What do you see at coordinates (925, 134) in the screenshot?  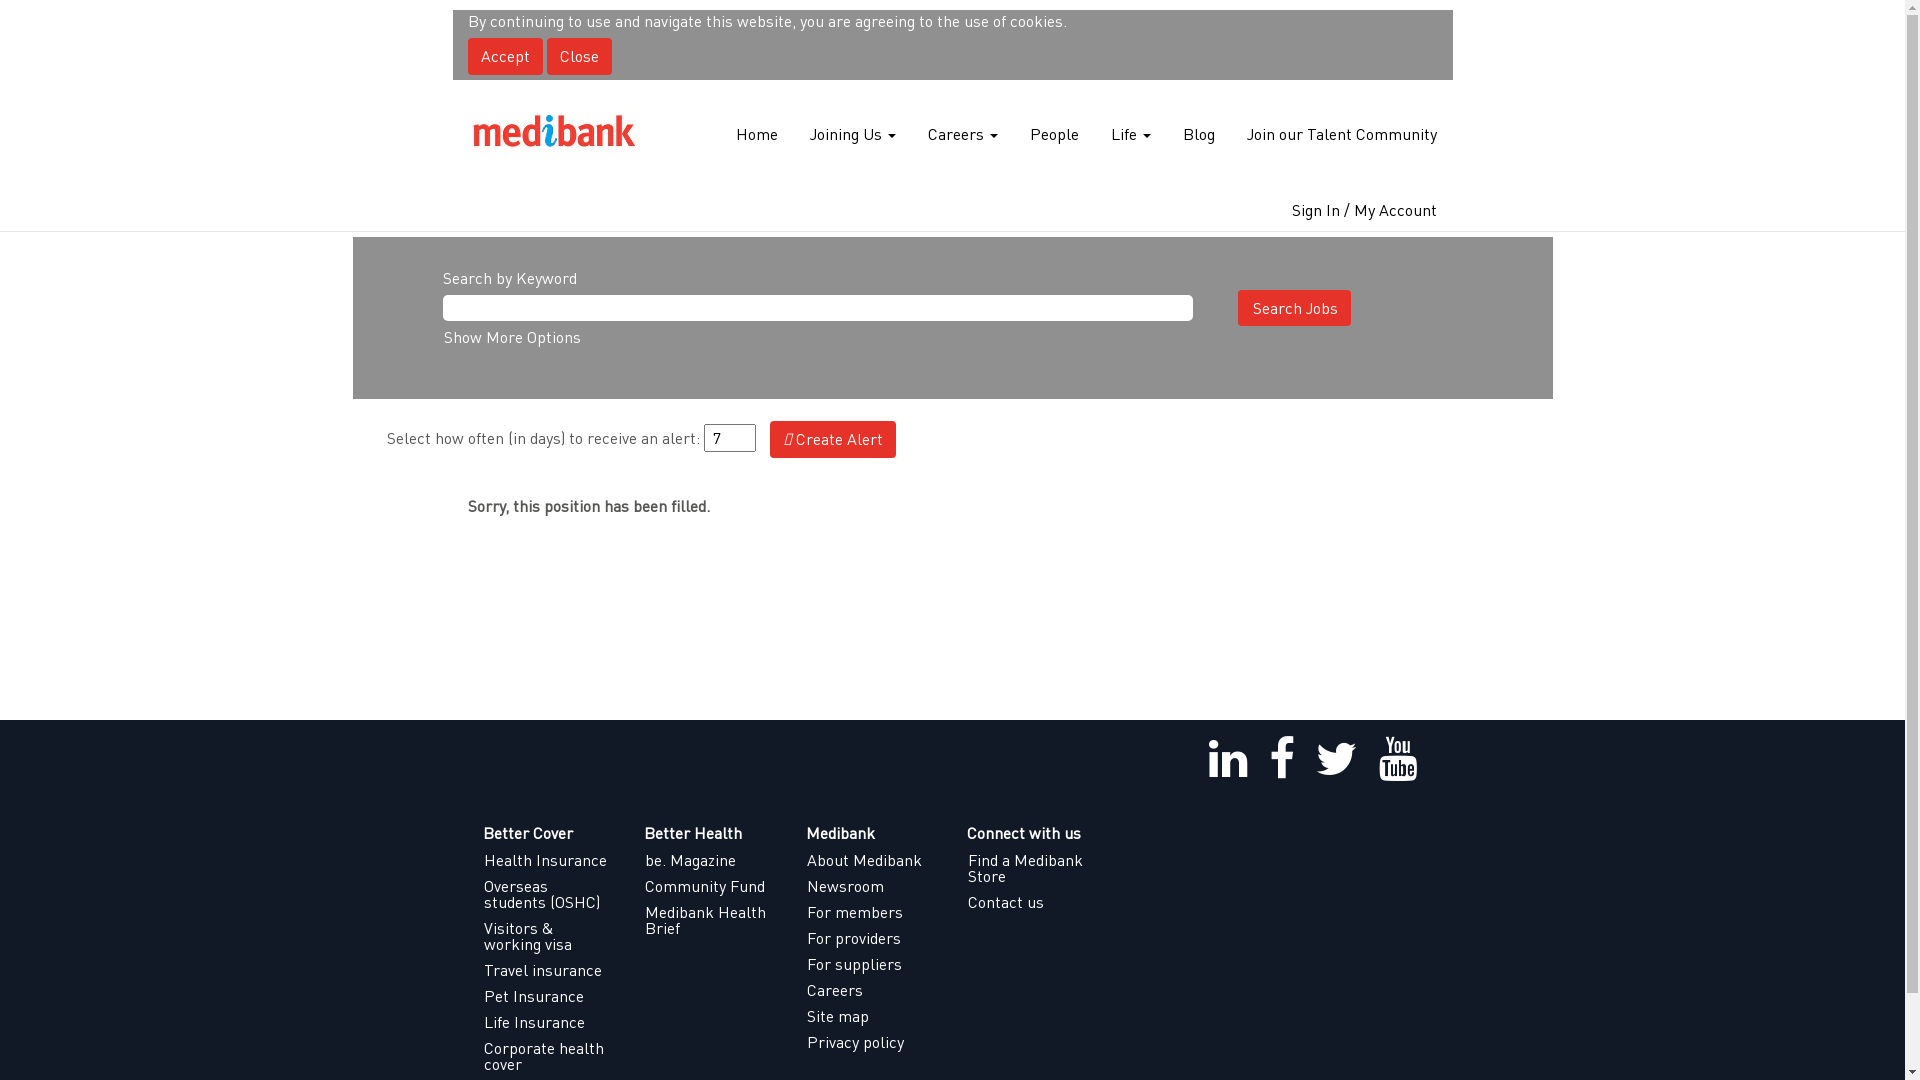 I see `'Careers'` at bounding box center [925, 134].